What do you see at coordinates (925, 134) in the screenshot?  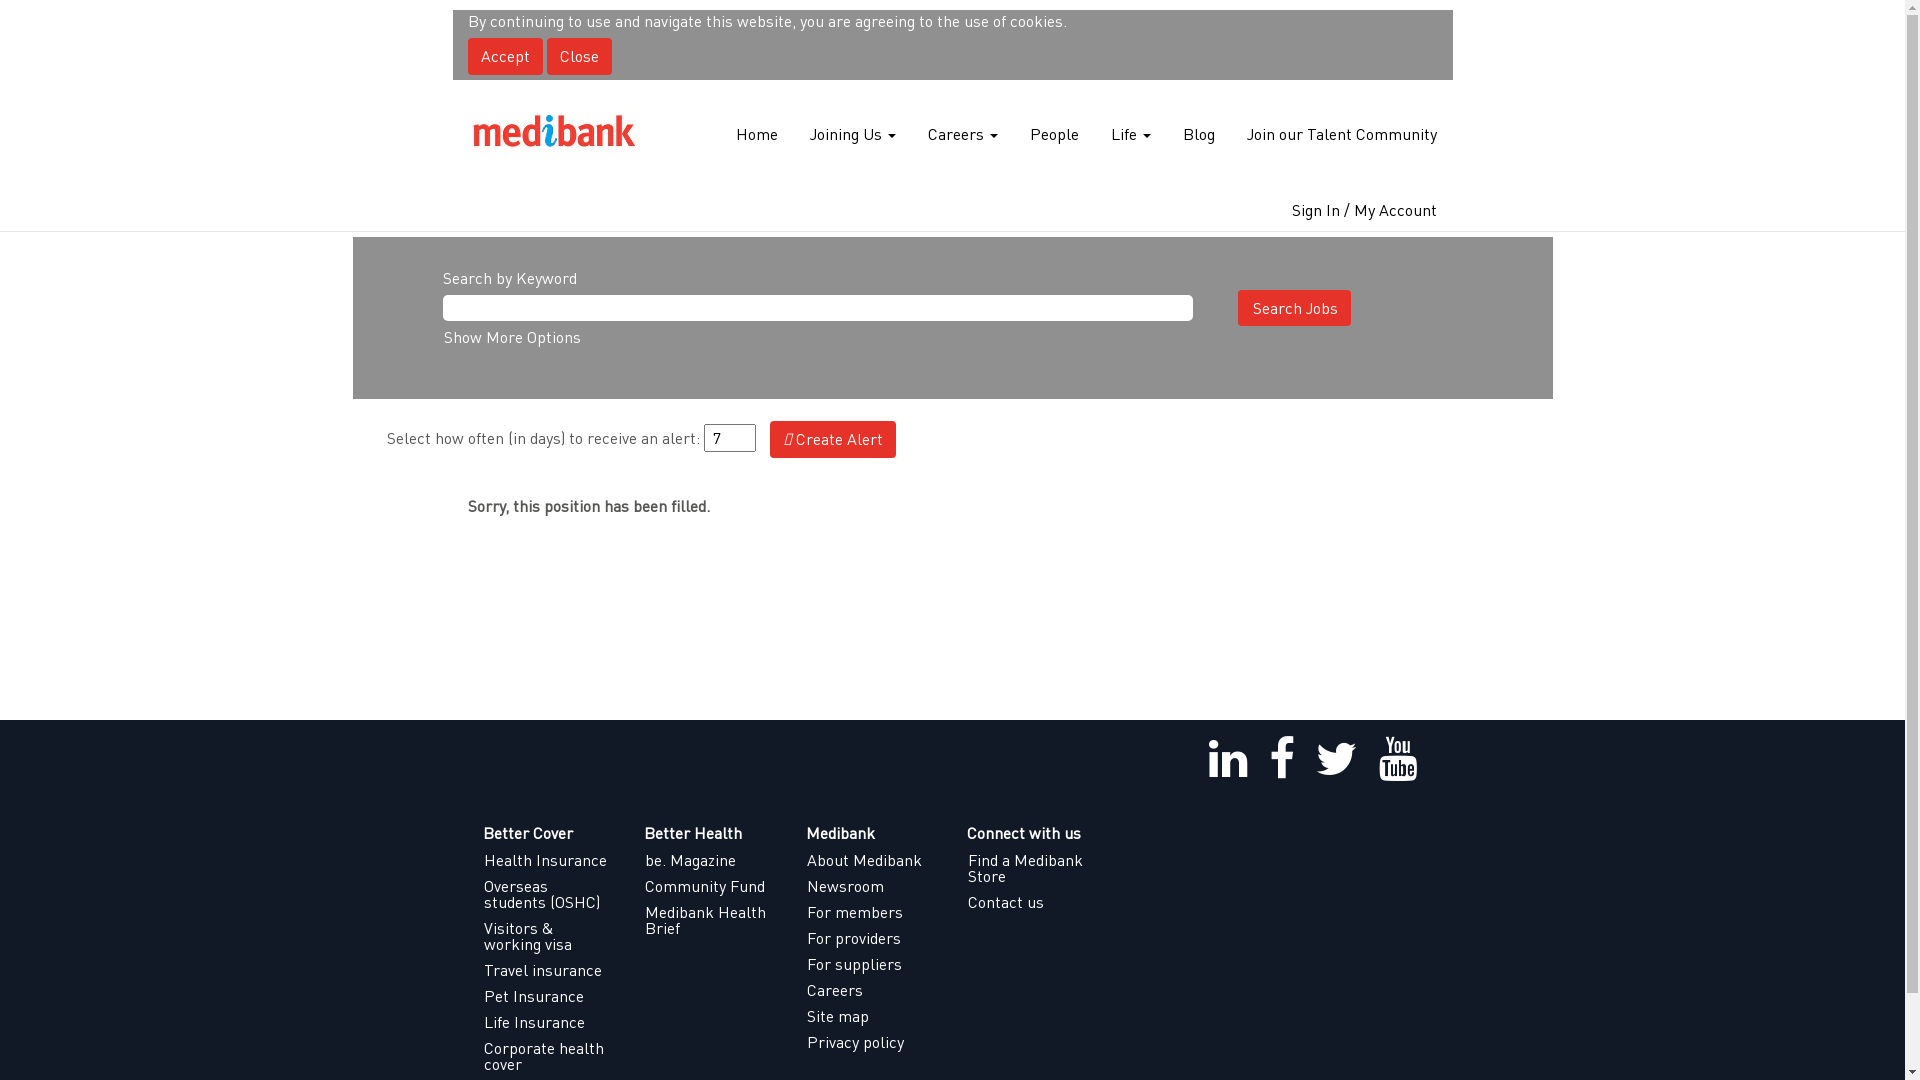 I see `'Careers'` at bounding box center [925, 134].